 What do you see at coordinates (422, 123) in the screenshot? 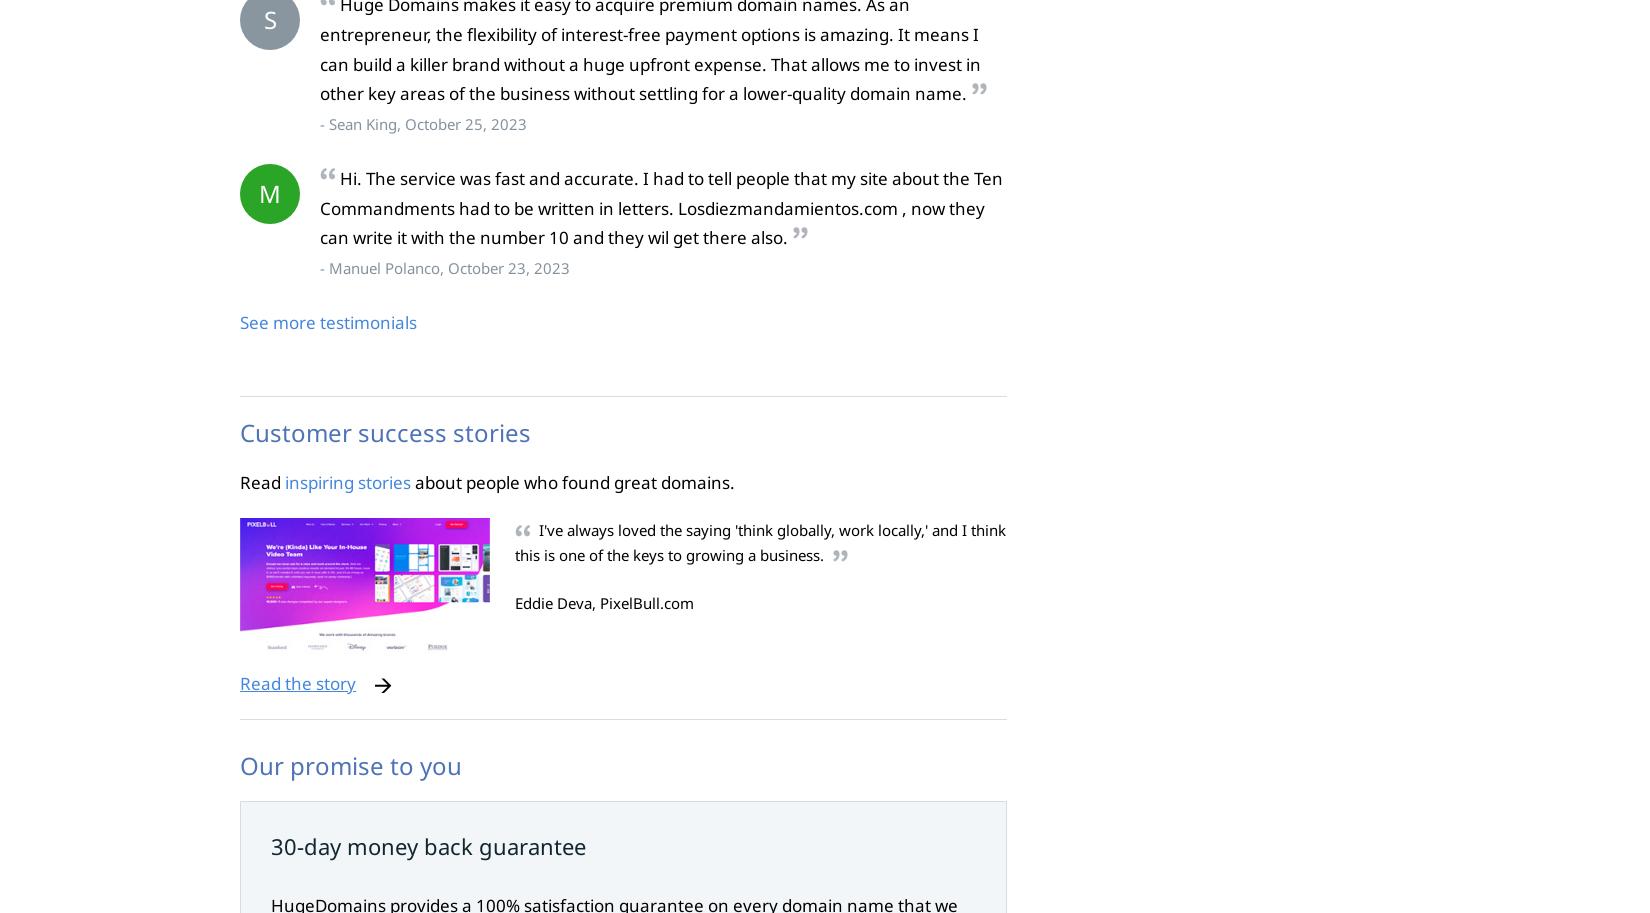
I see `'- Sean King, October 25, 2023'` at bounding box center [422, 123].